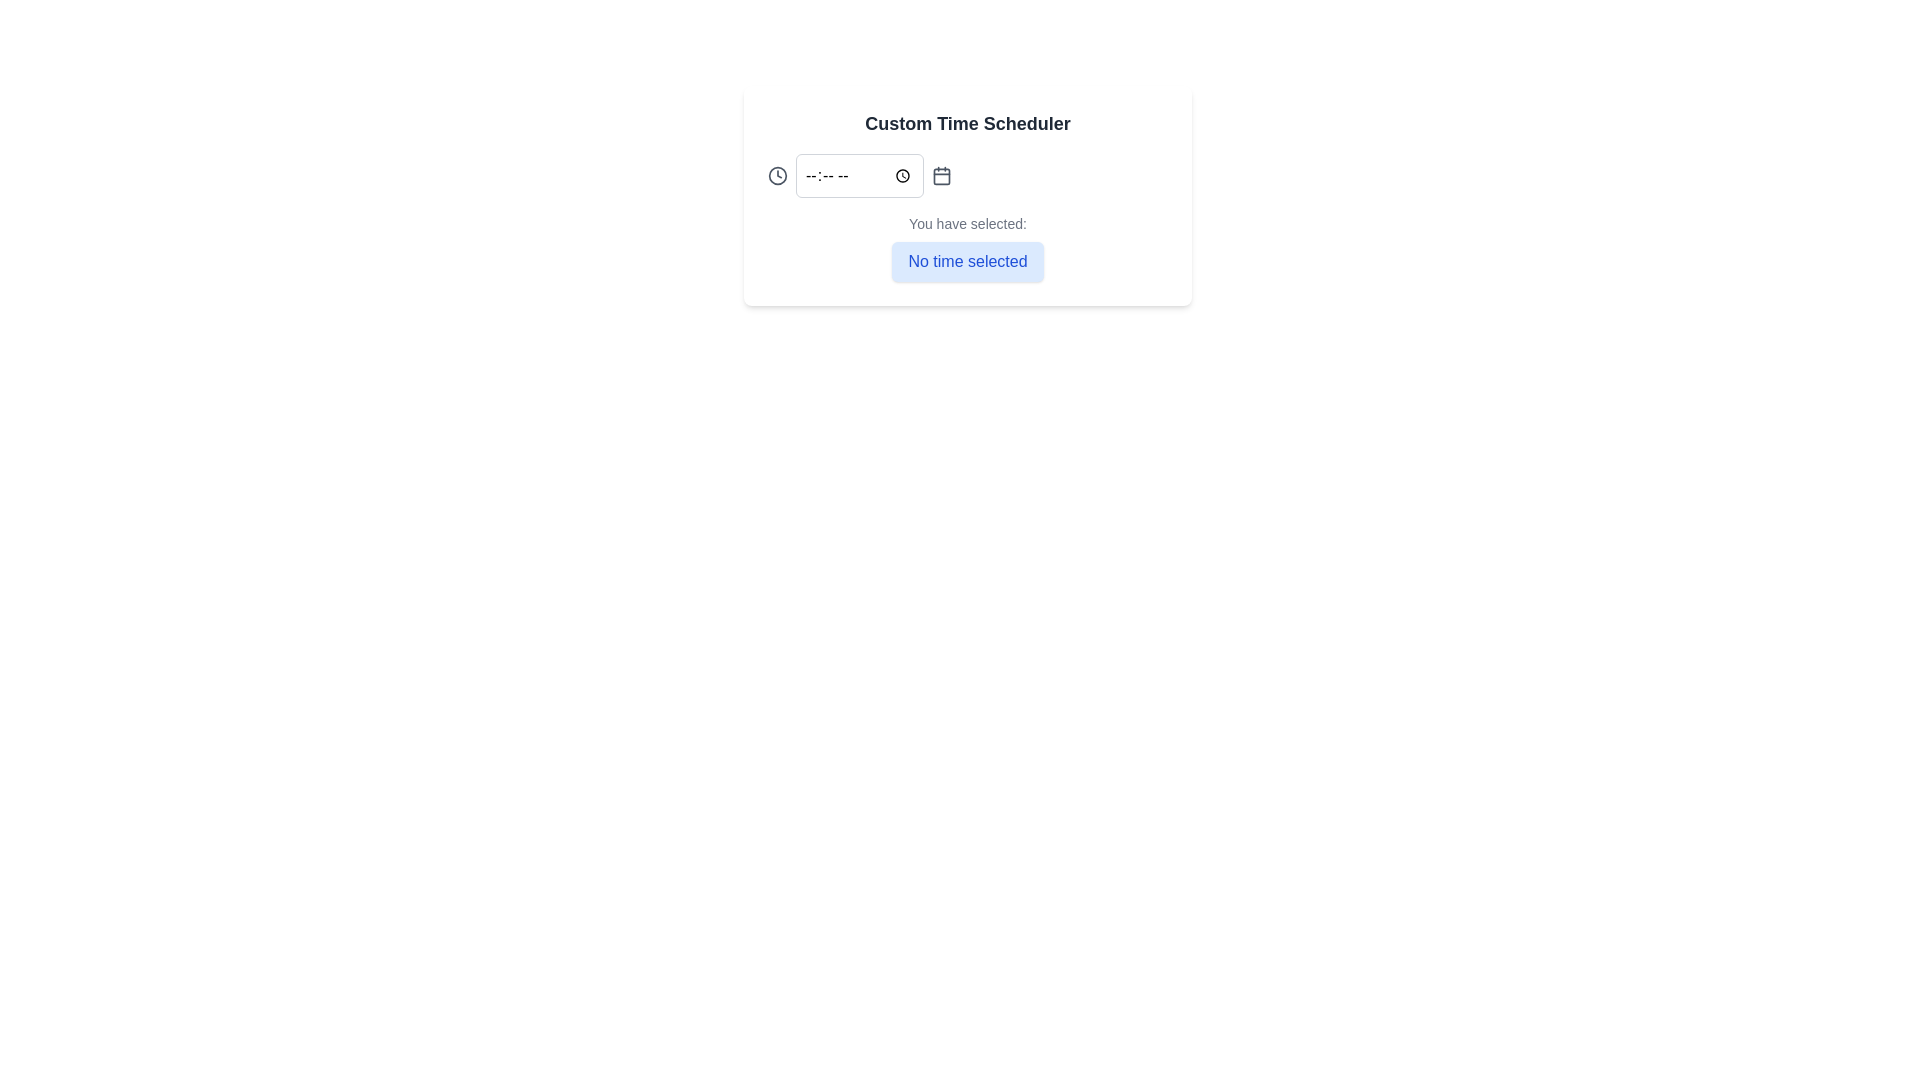  Describe the element at coordinates (859, 175) in the screenshot. I see `the Time input field located centrally below the 'Custom Time Scheduler' title to focus the input field` at that location.